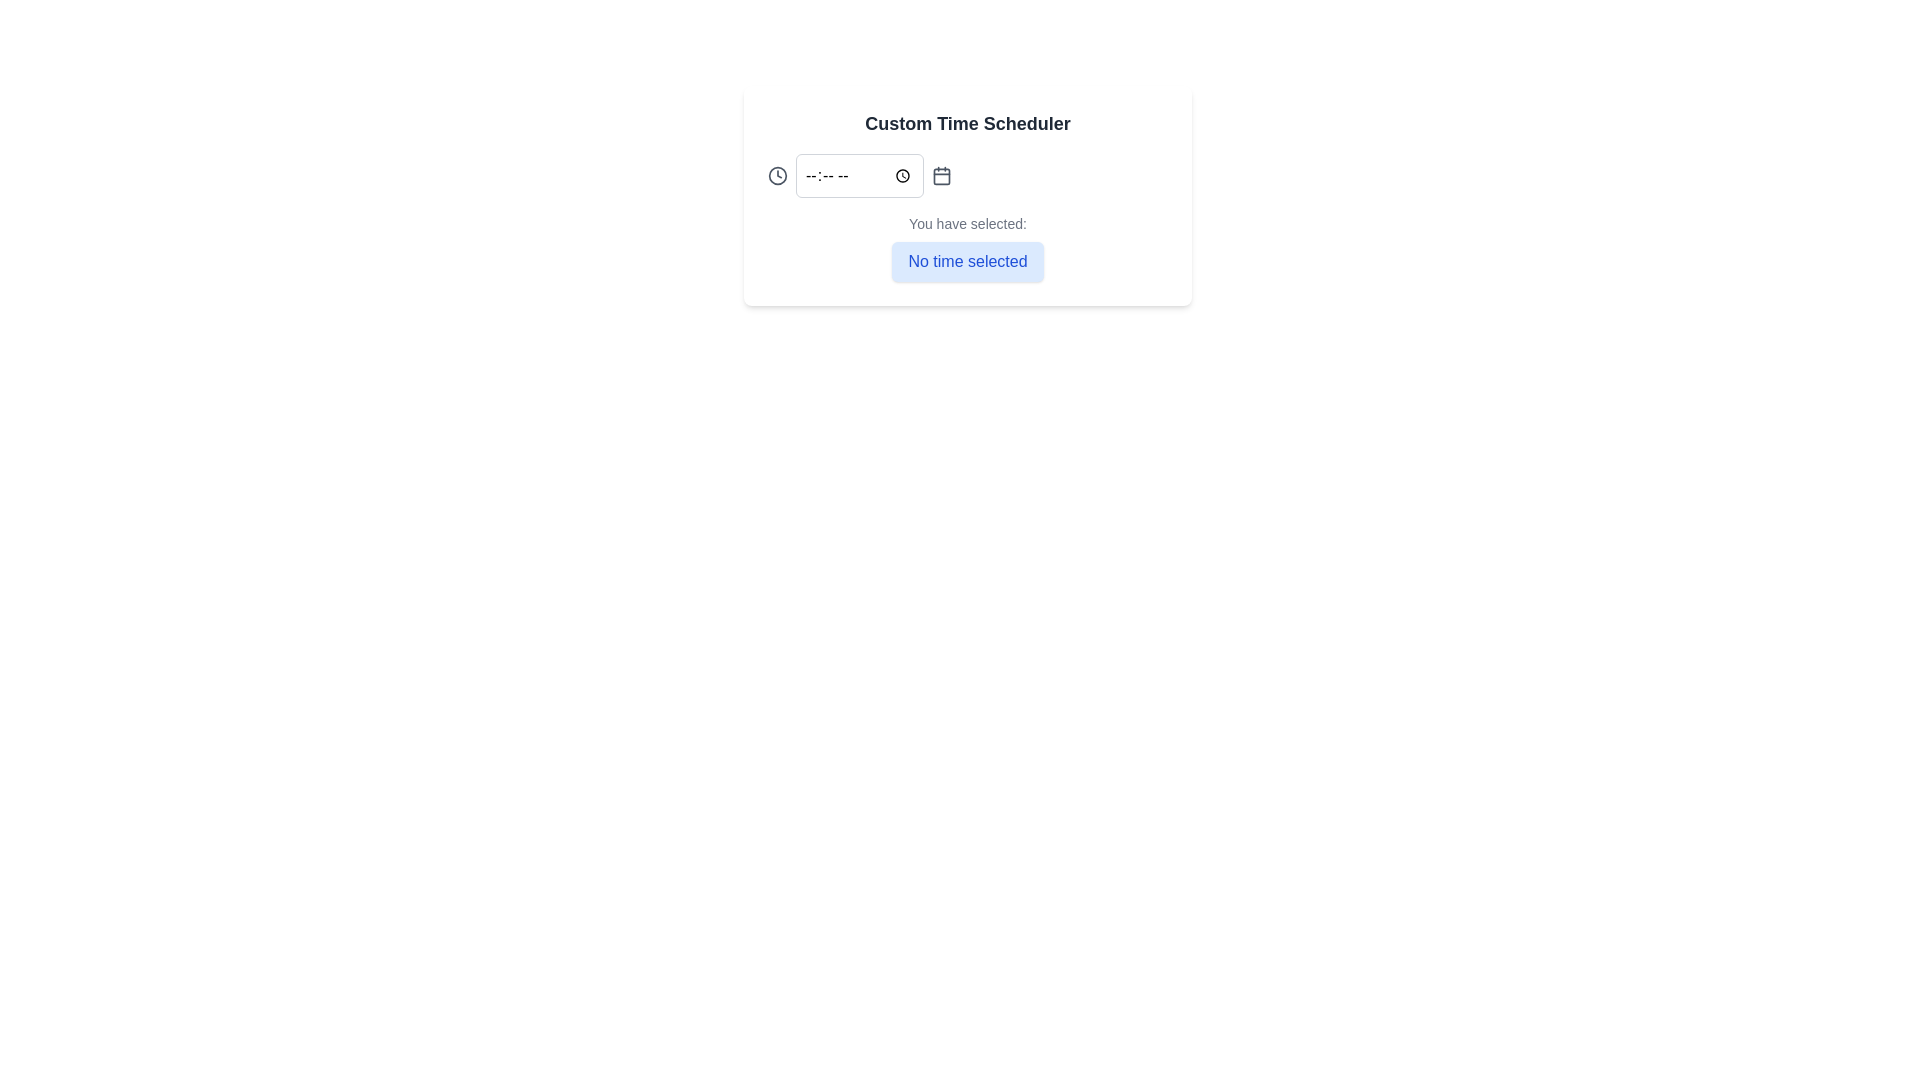  Describe the element at coordinates (859, 175) in the screenshot. I see `the Time input field located centrally below the 'Custom Time Scheduler' title to focus the input field` at that location.